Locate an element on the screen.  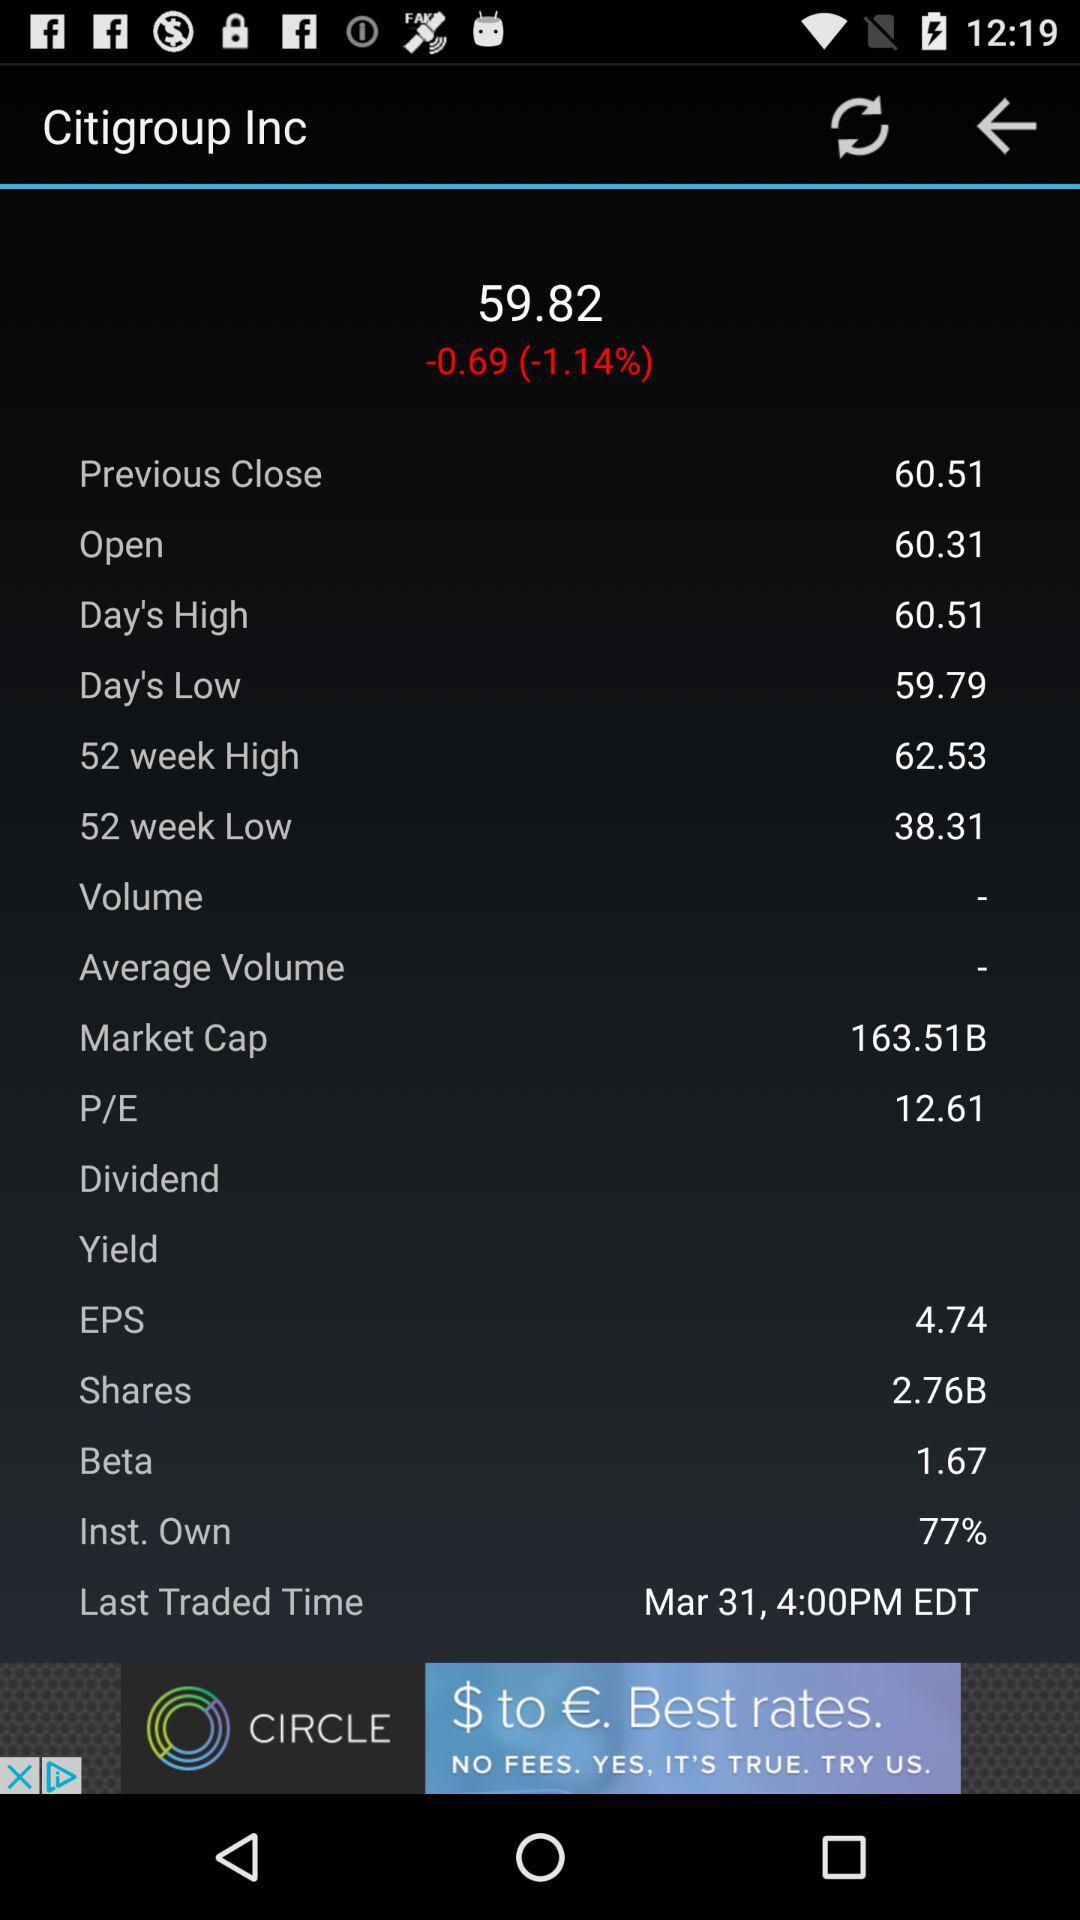
menu paga is located at coordinates (858, 124).